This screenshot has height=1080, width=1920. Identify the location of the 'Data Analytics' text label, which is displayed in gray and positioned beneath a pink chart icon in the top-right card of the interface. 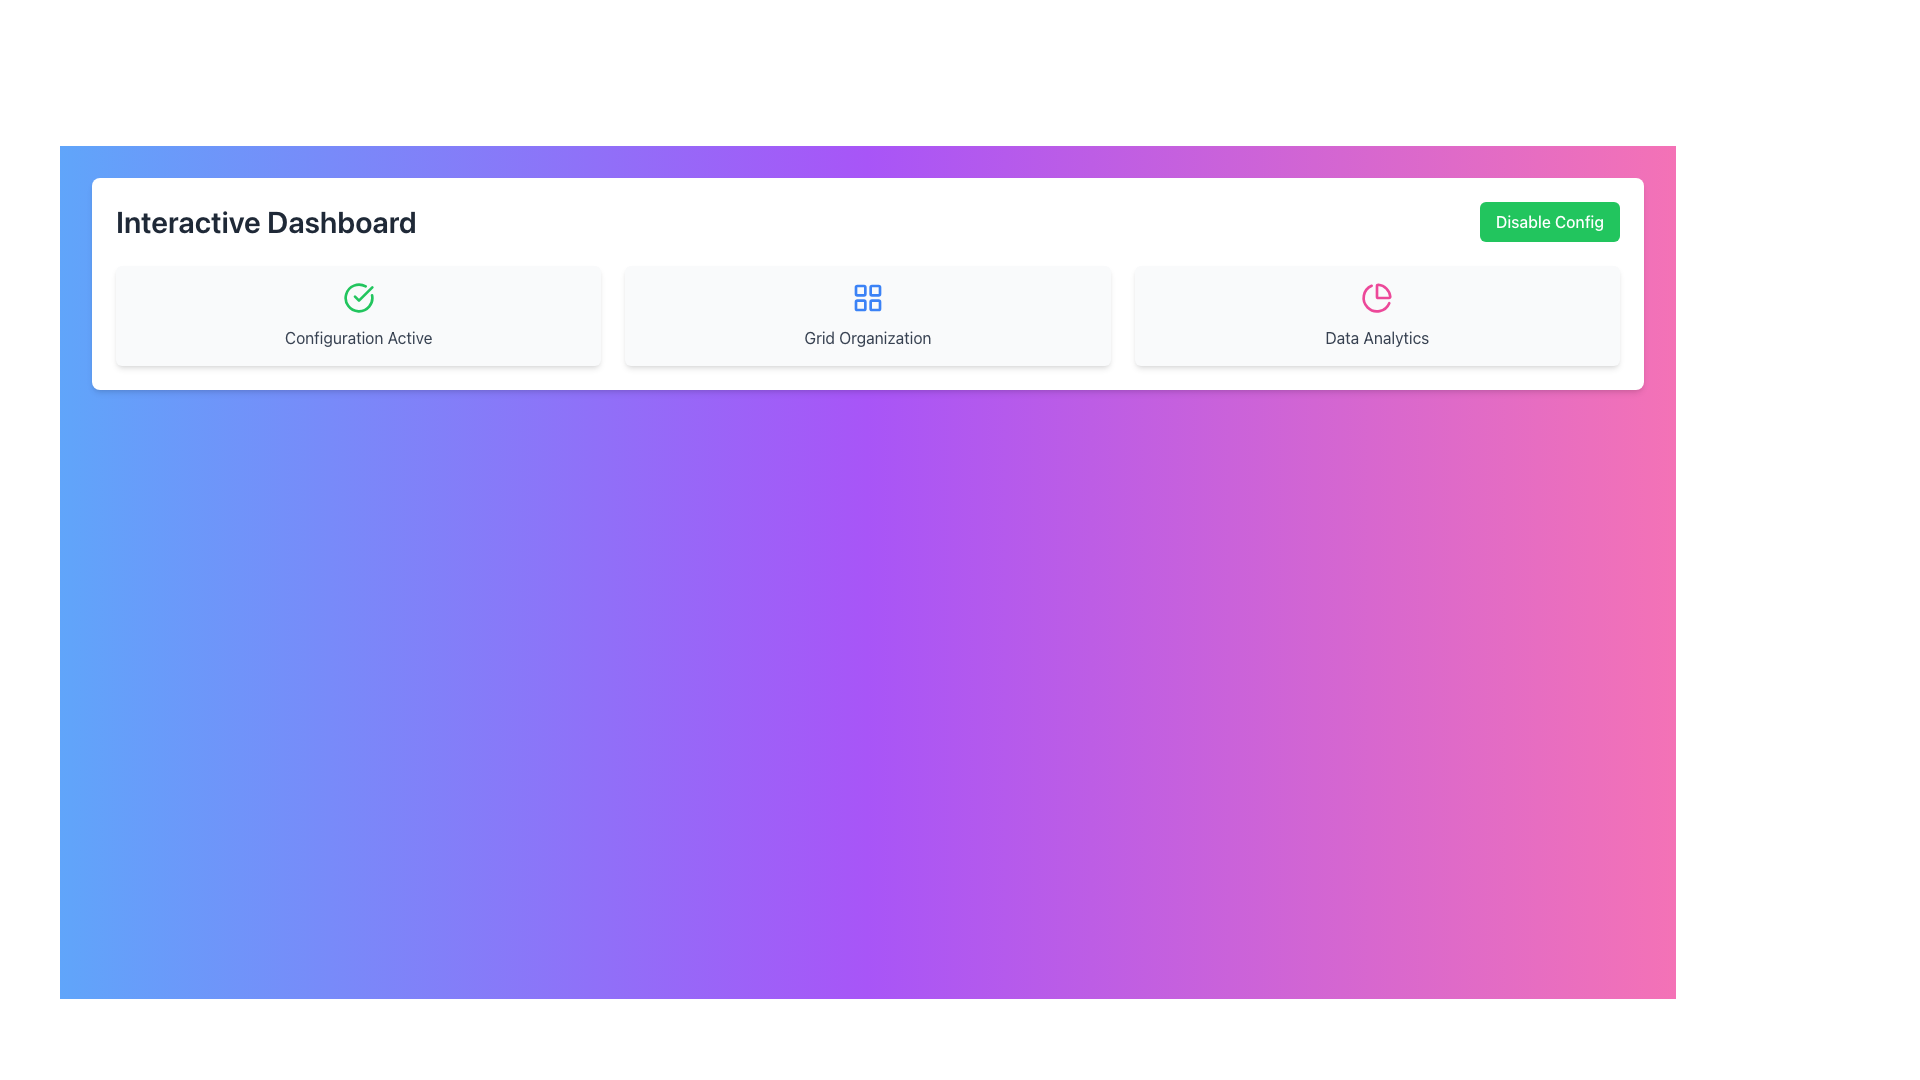
(1376, 337).